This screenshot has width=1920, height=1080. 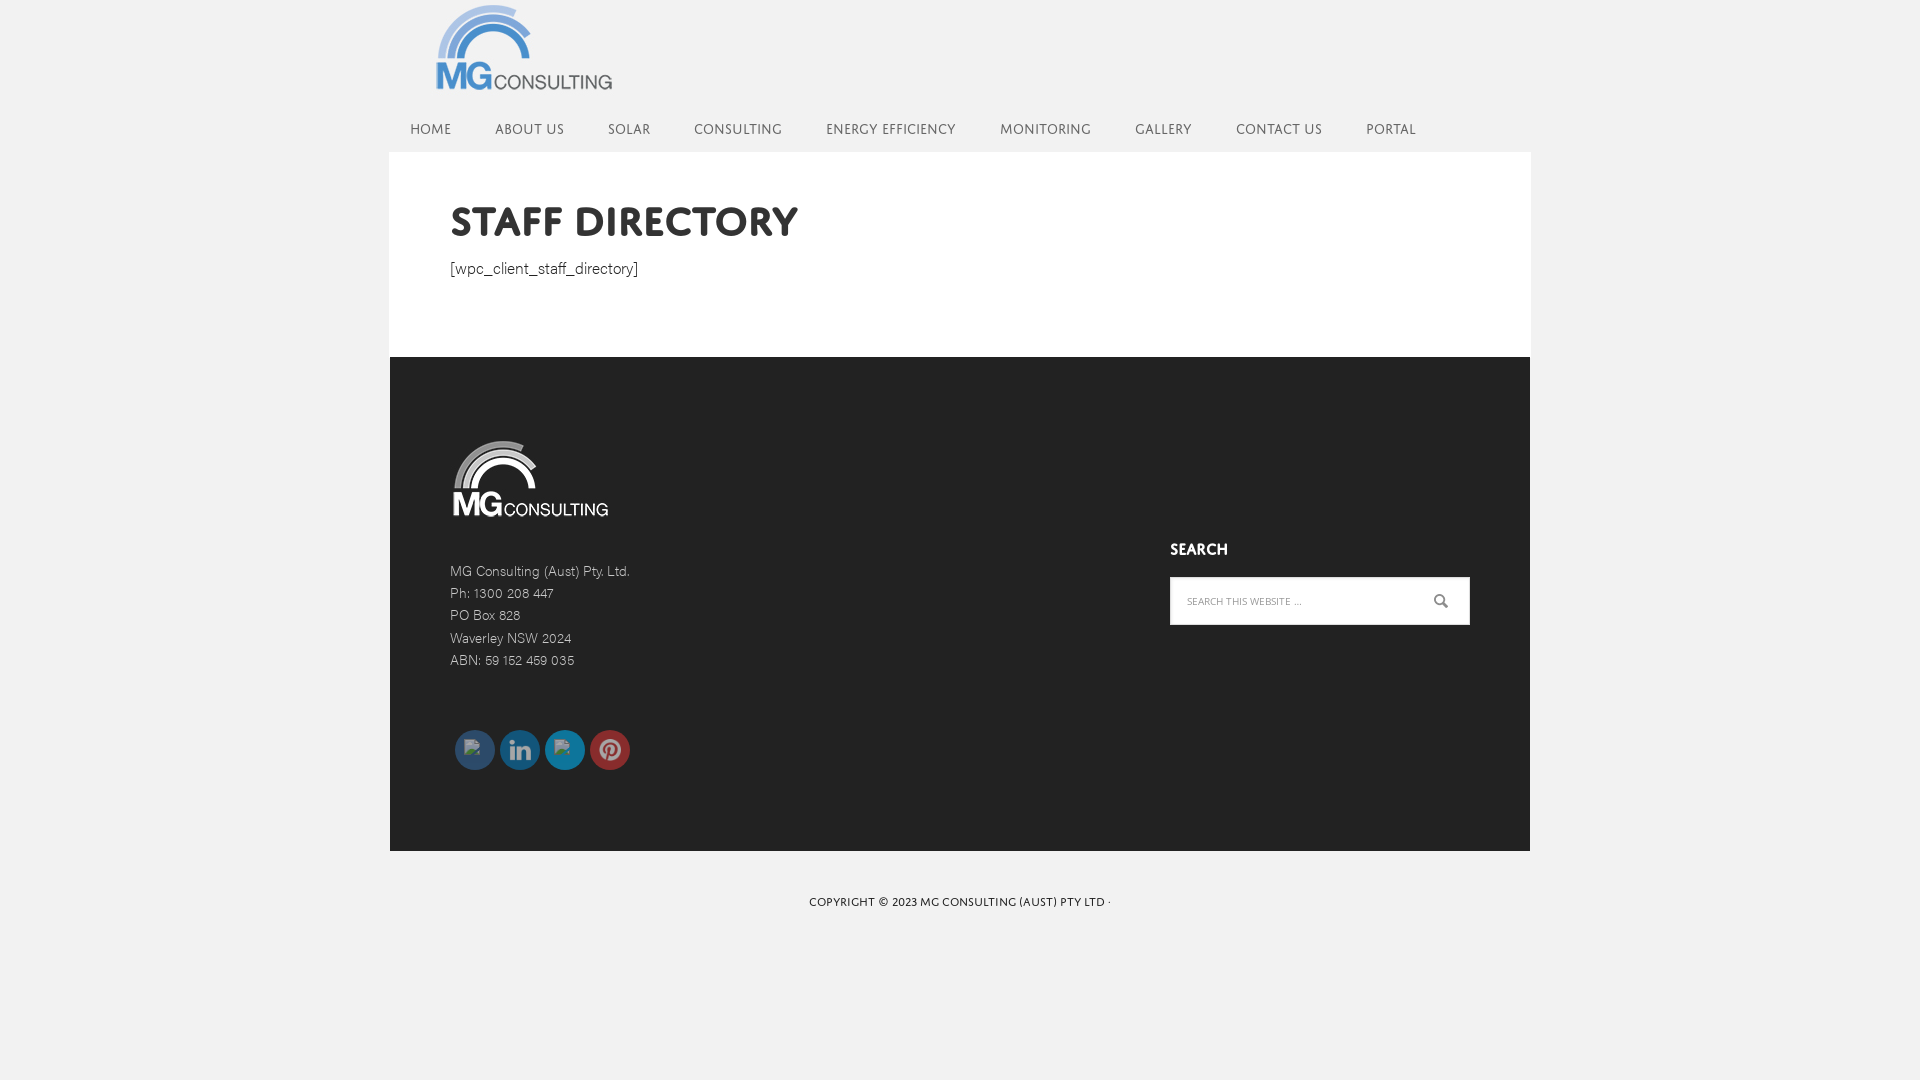 I want to click on 'Twitter', so click(x=564, y=749).